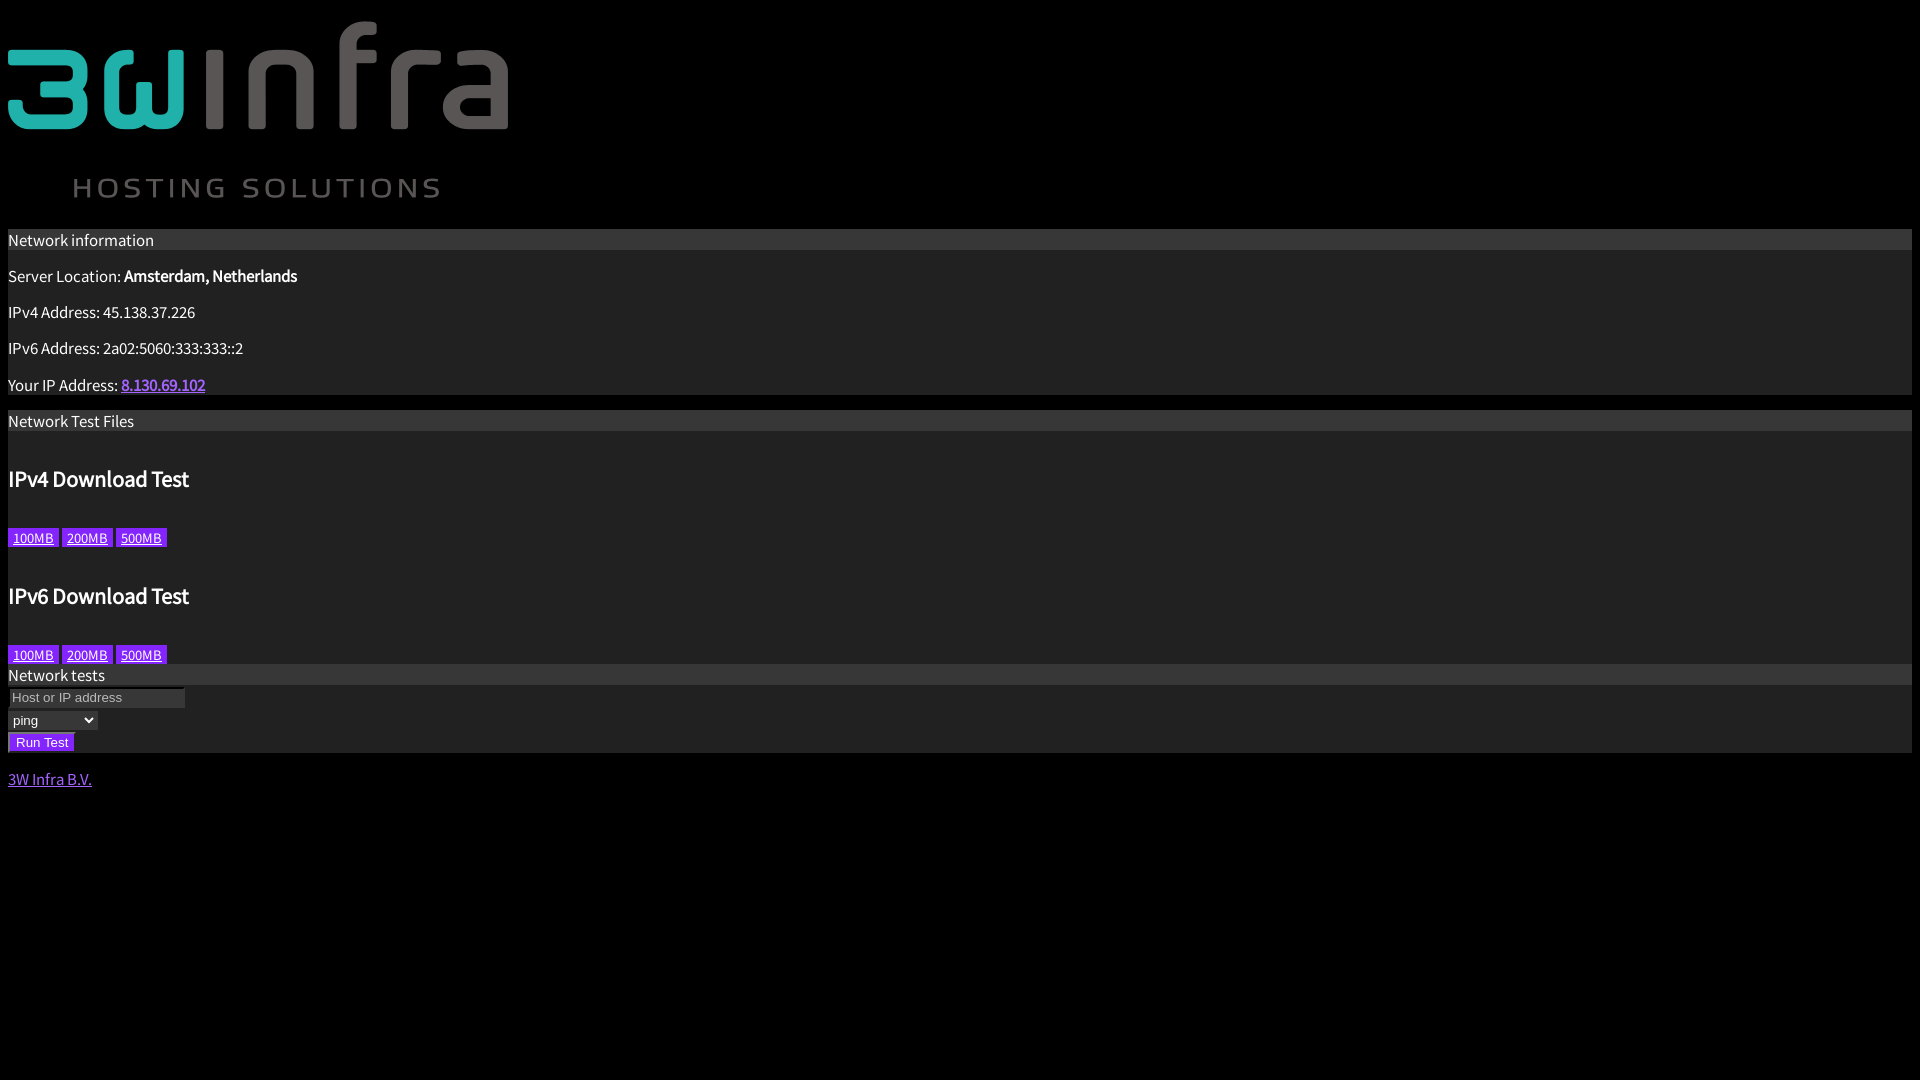 The height and width of the screenshot is (1080, 1920). What do you see at coordinates (140, 536) in the screenshot?
I see `'500MB'` at bounding box center [140, 536].